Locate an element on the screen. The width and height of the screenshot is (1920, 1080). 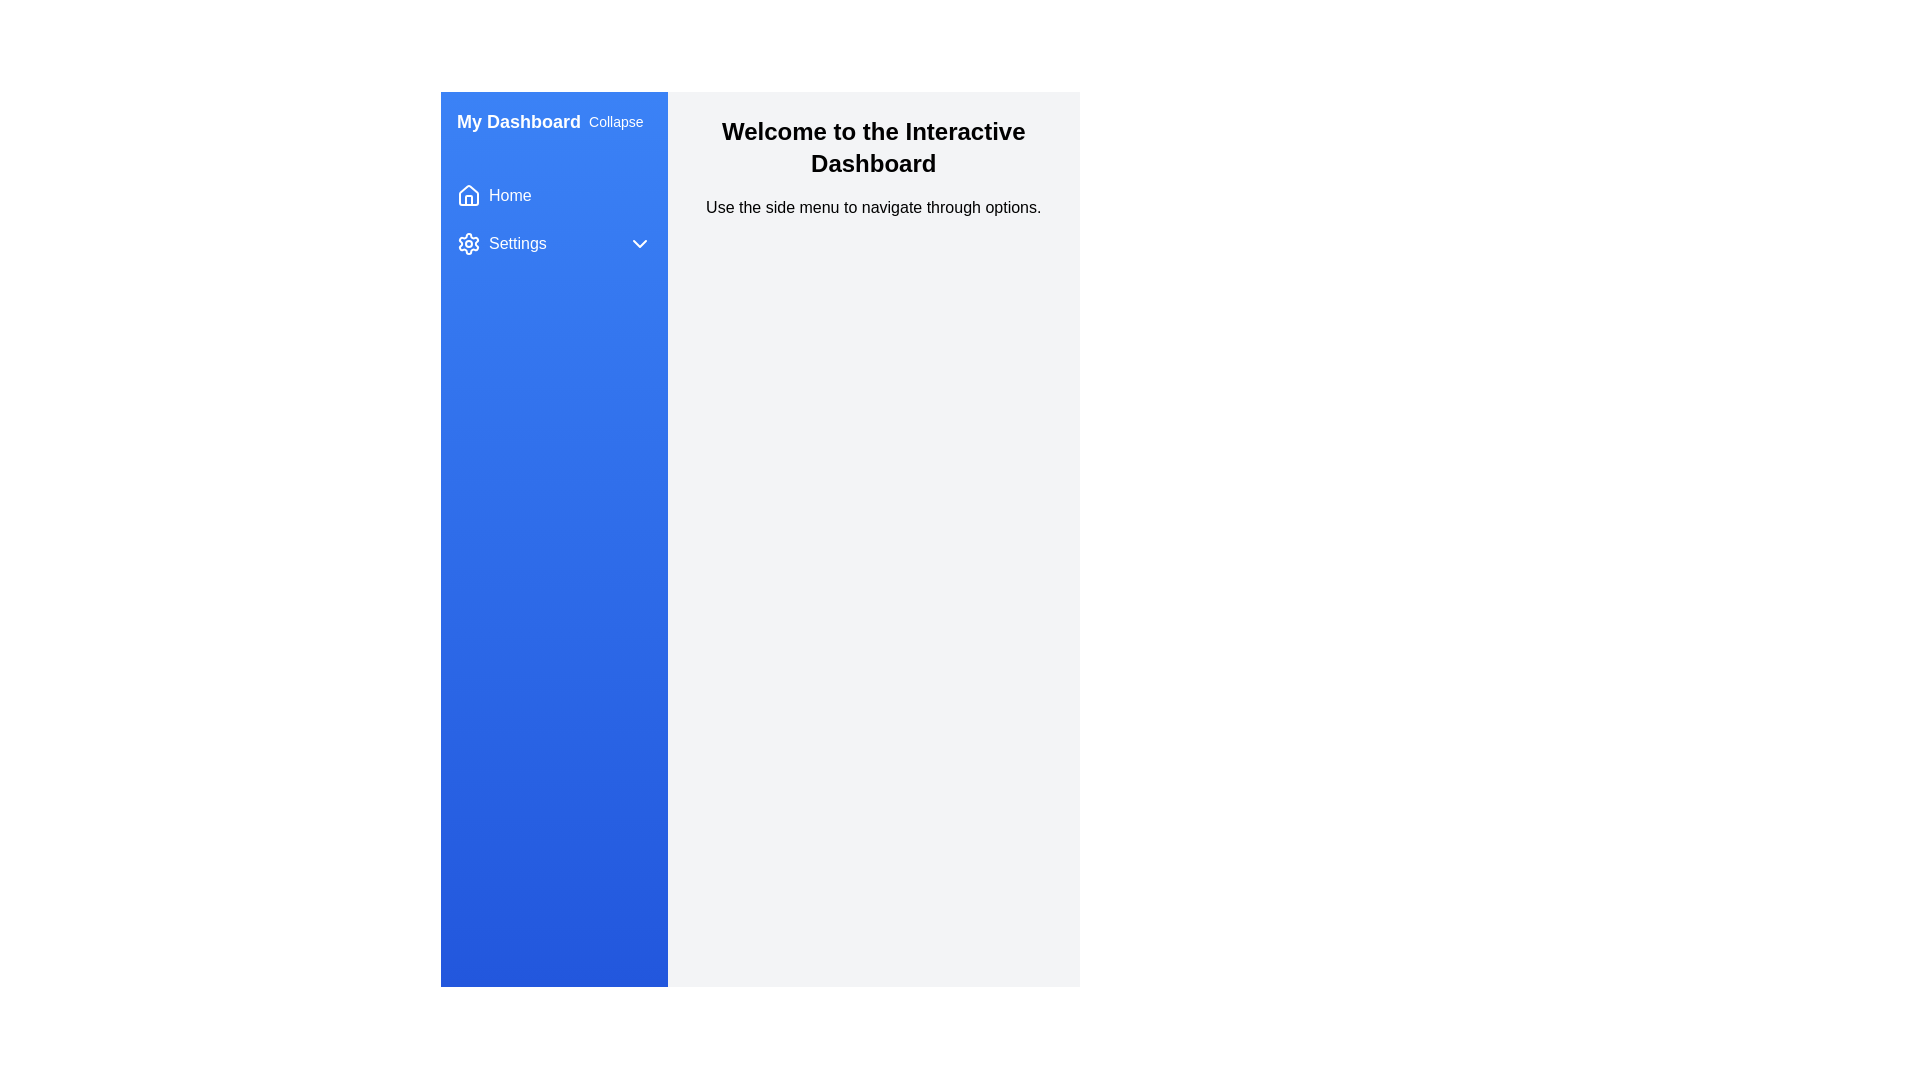
the settings icon located in the left navigation menu next to the 'Settings' label is located at coordinates (468, 242).